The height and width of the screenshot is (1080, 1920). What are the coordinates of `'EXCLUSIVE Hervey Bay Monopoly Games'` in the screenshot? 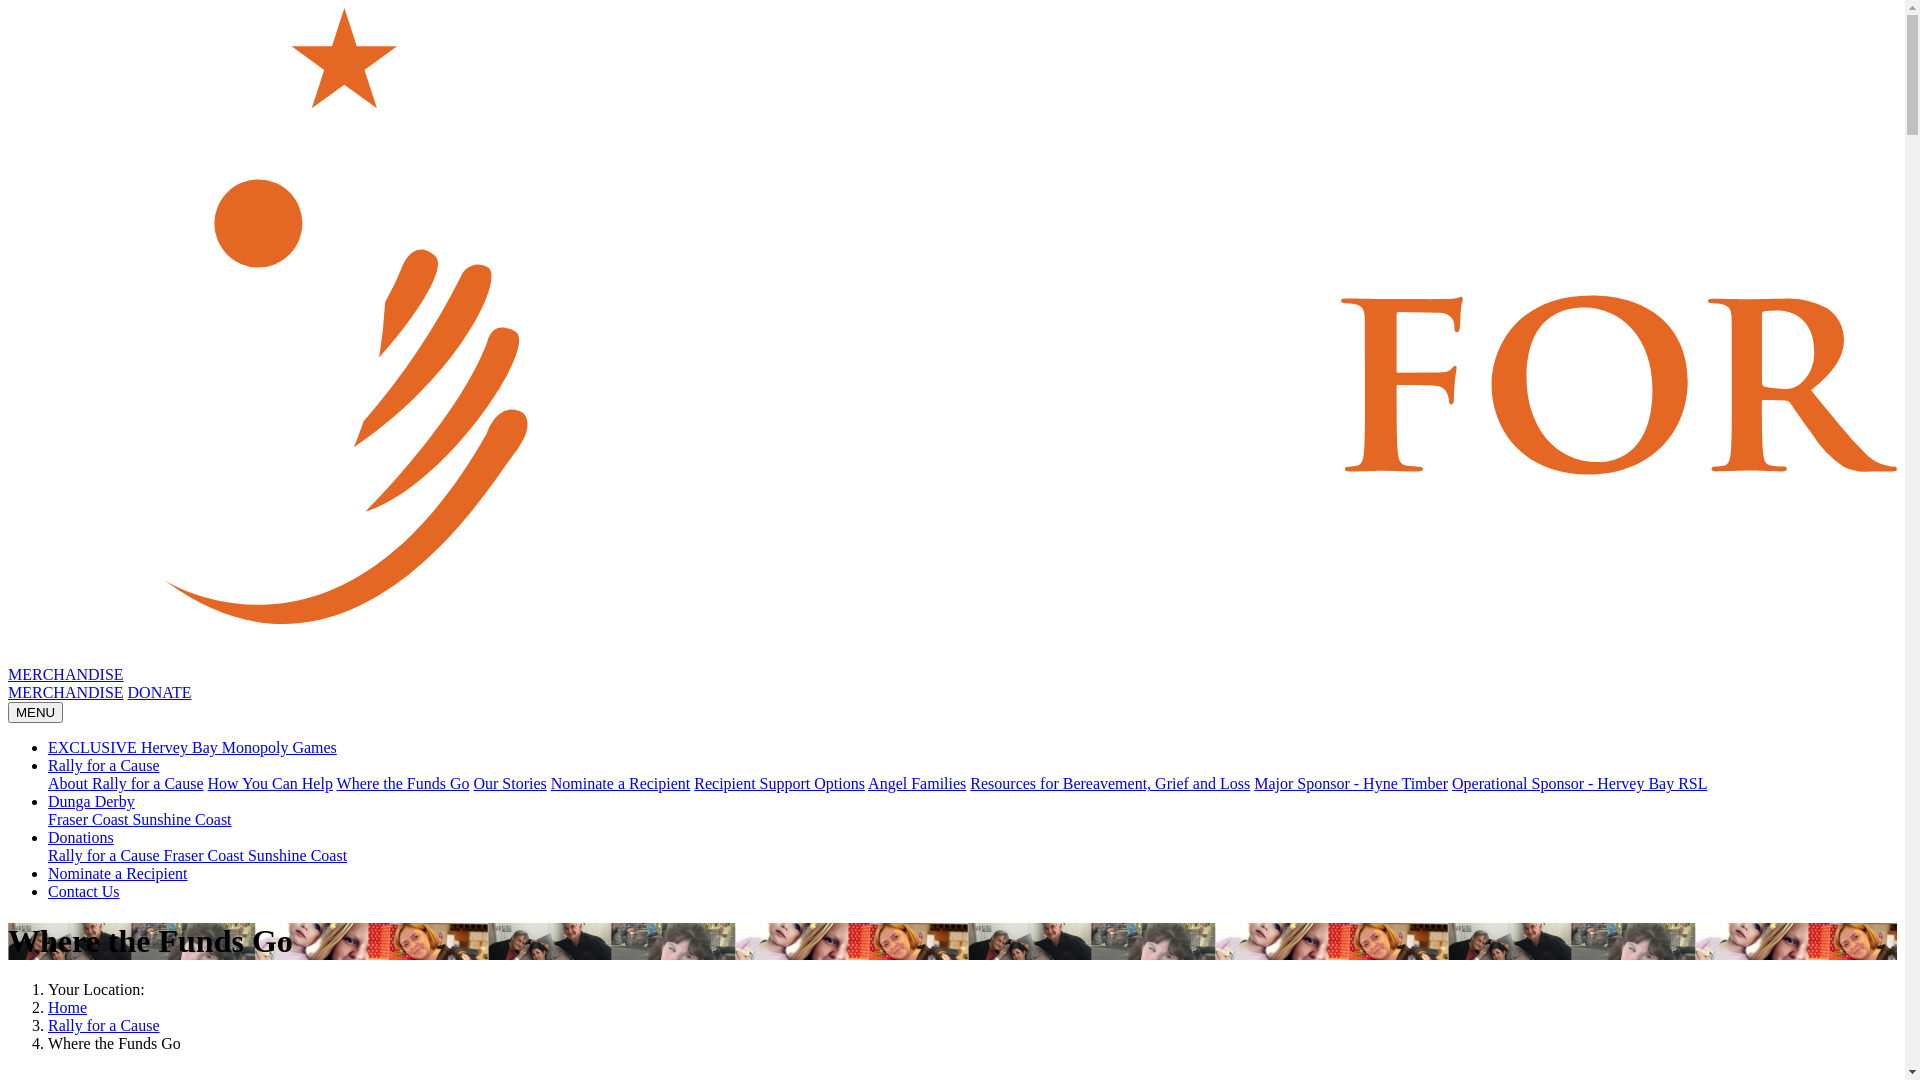 It's located at (48, 747).